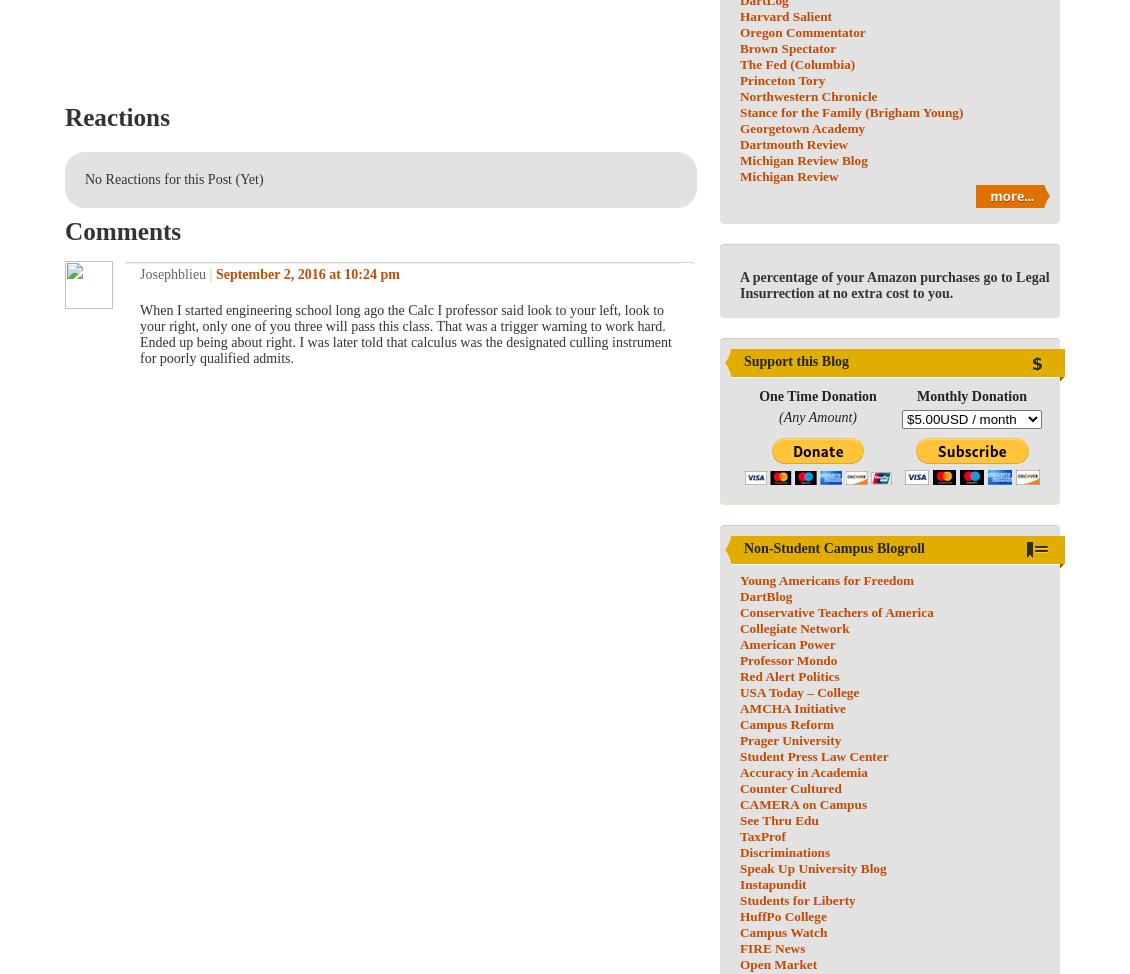 The image size is (1130, 974). I want to click on 'Professor Mondo', so click(788, 660).